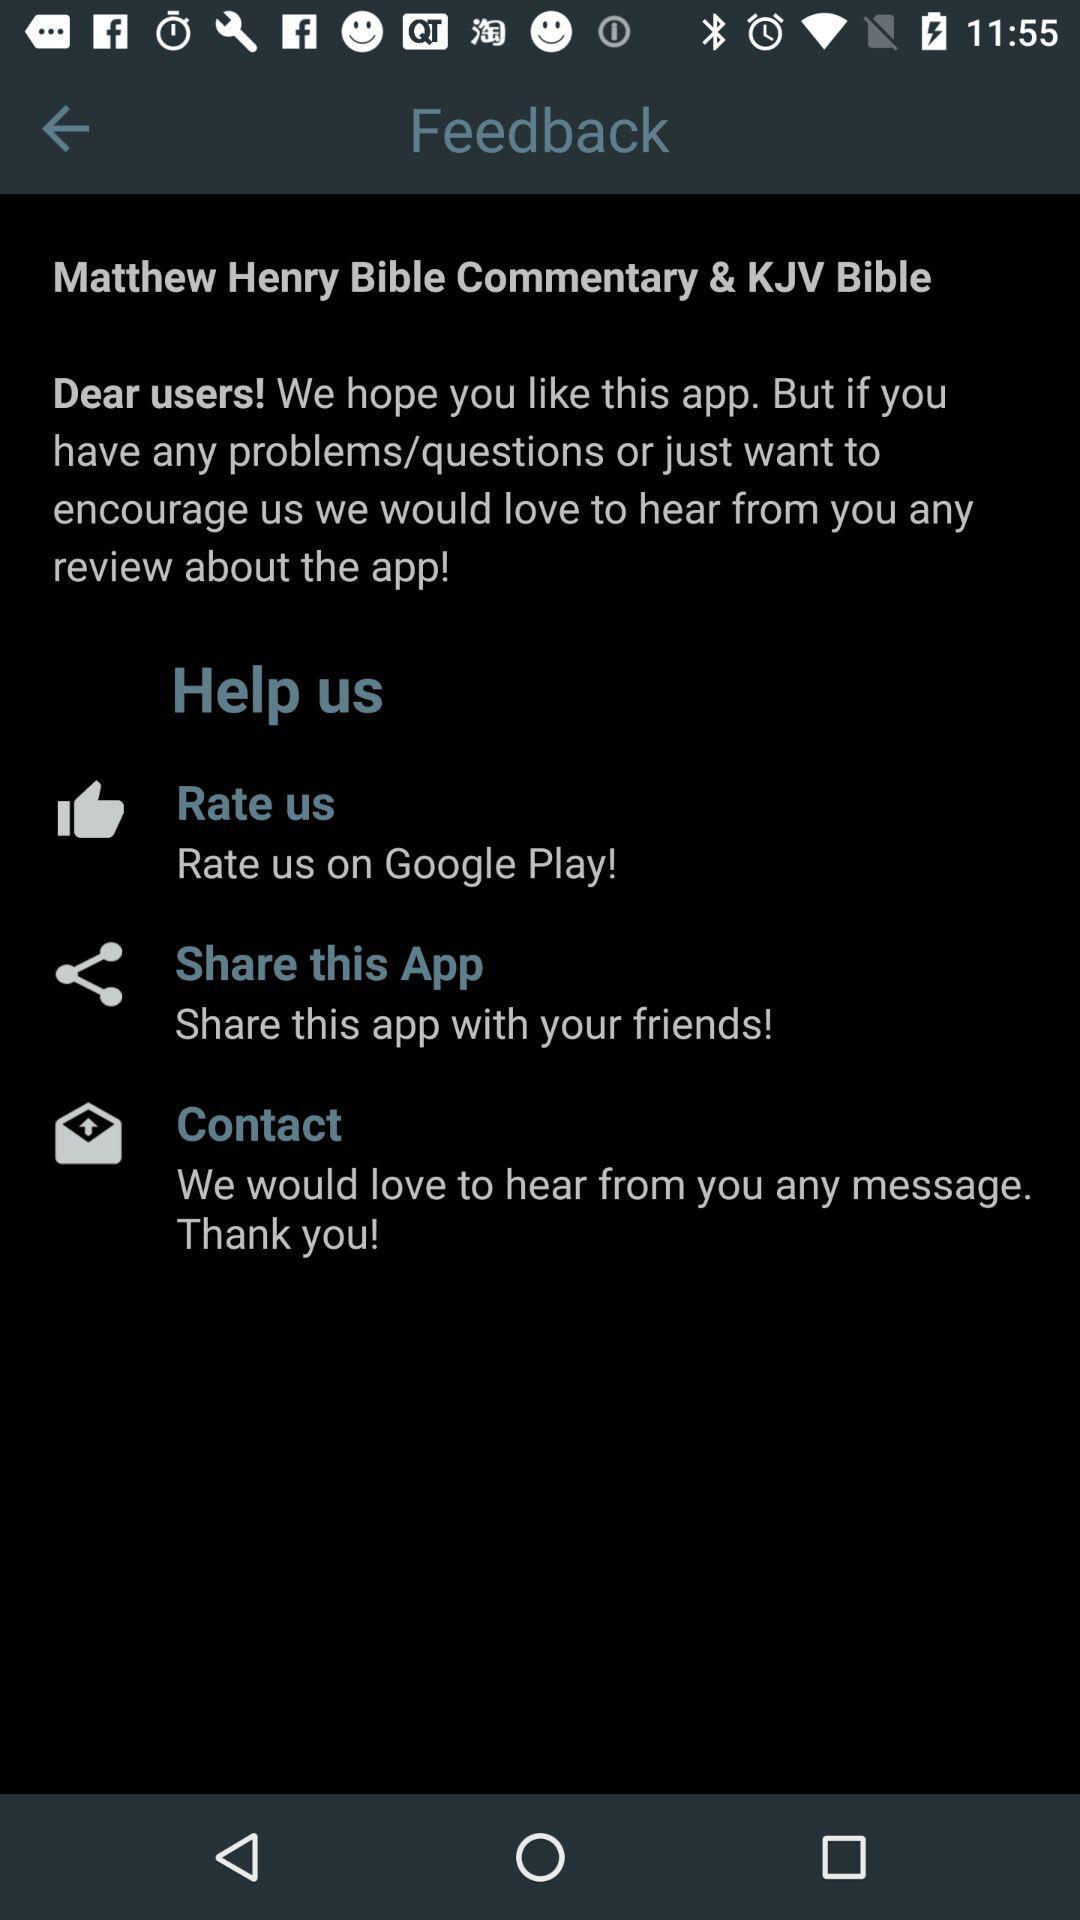 This screenshot has width=1080, height=1920. I want to click on curtir, so click(87, 808).